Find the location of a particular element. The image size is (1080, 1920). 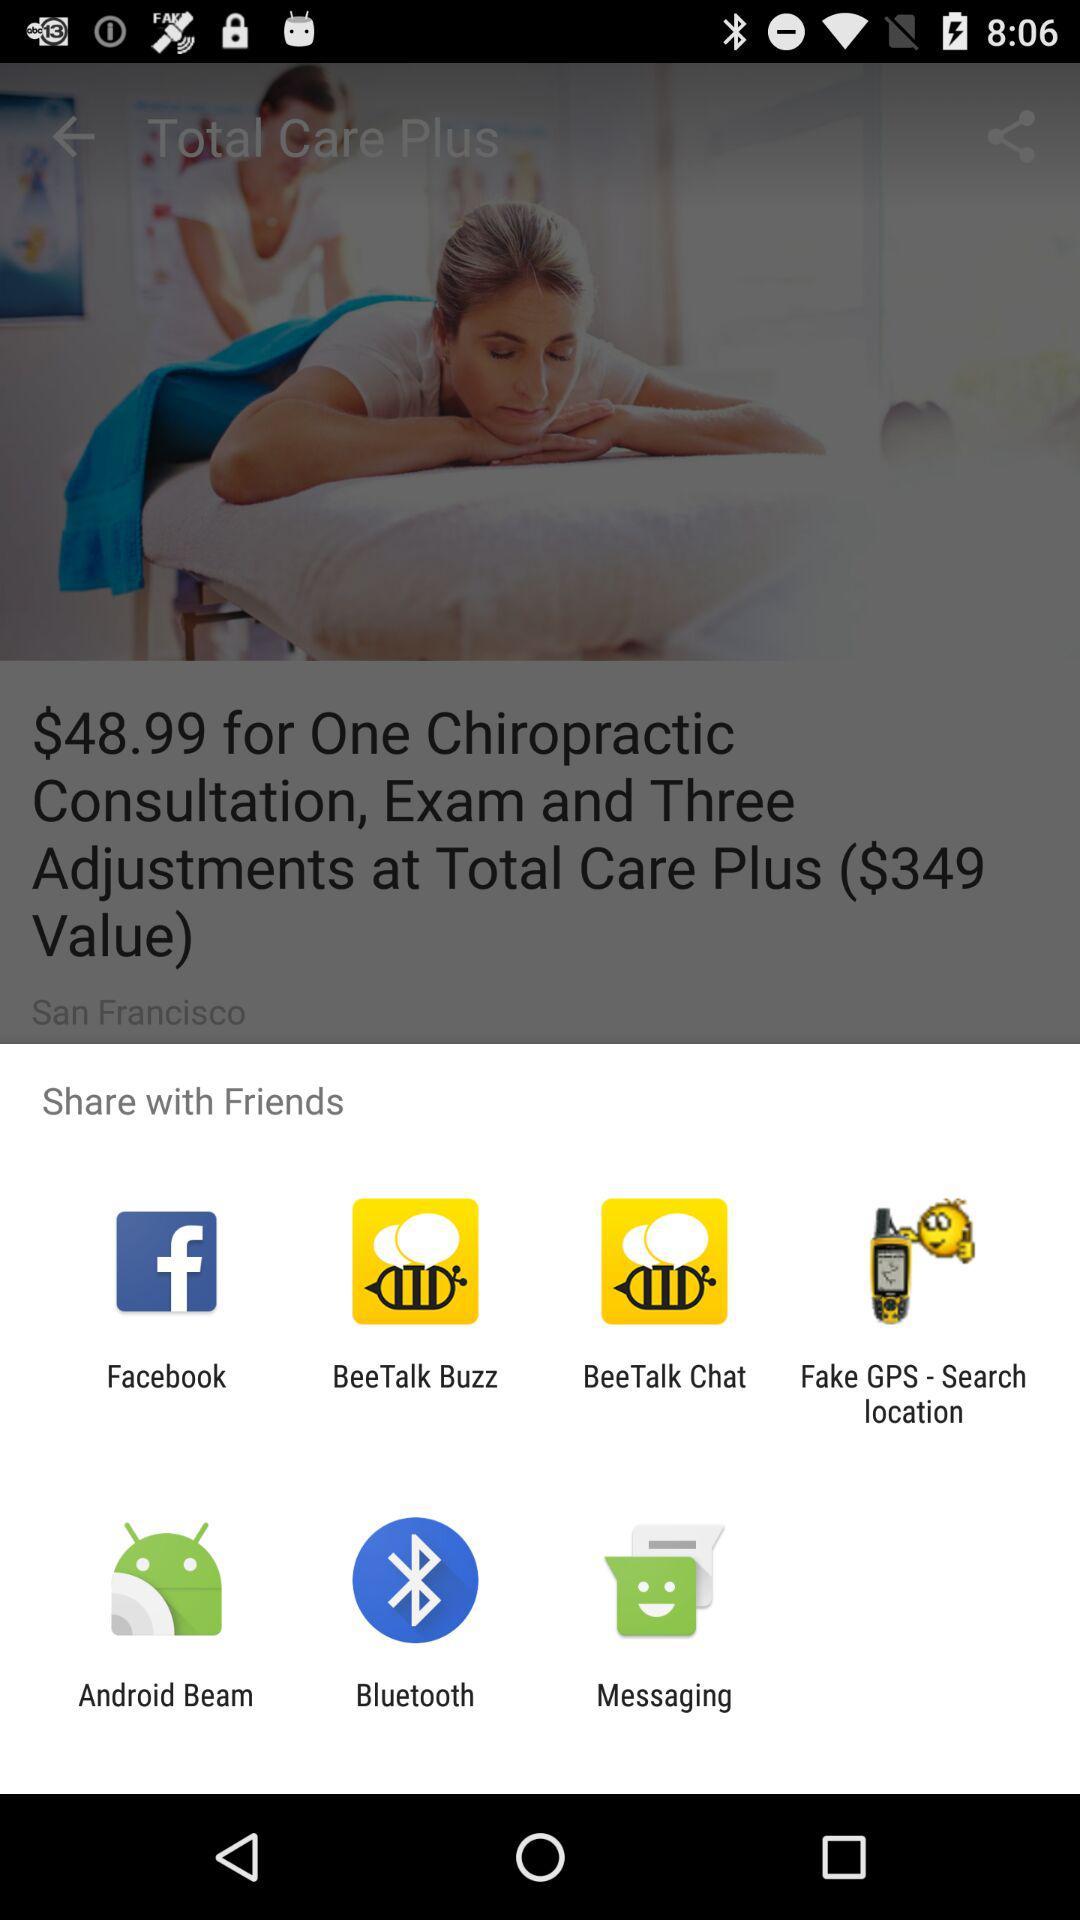

the item next to the beetalk chat app is located at coordinates (414, 1392).